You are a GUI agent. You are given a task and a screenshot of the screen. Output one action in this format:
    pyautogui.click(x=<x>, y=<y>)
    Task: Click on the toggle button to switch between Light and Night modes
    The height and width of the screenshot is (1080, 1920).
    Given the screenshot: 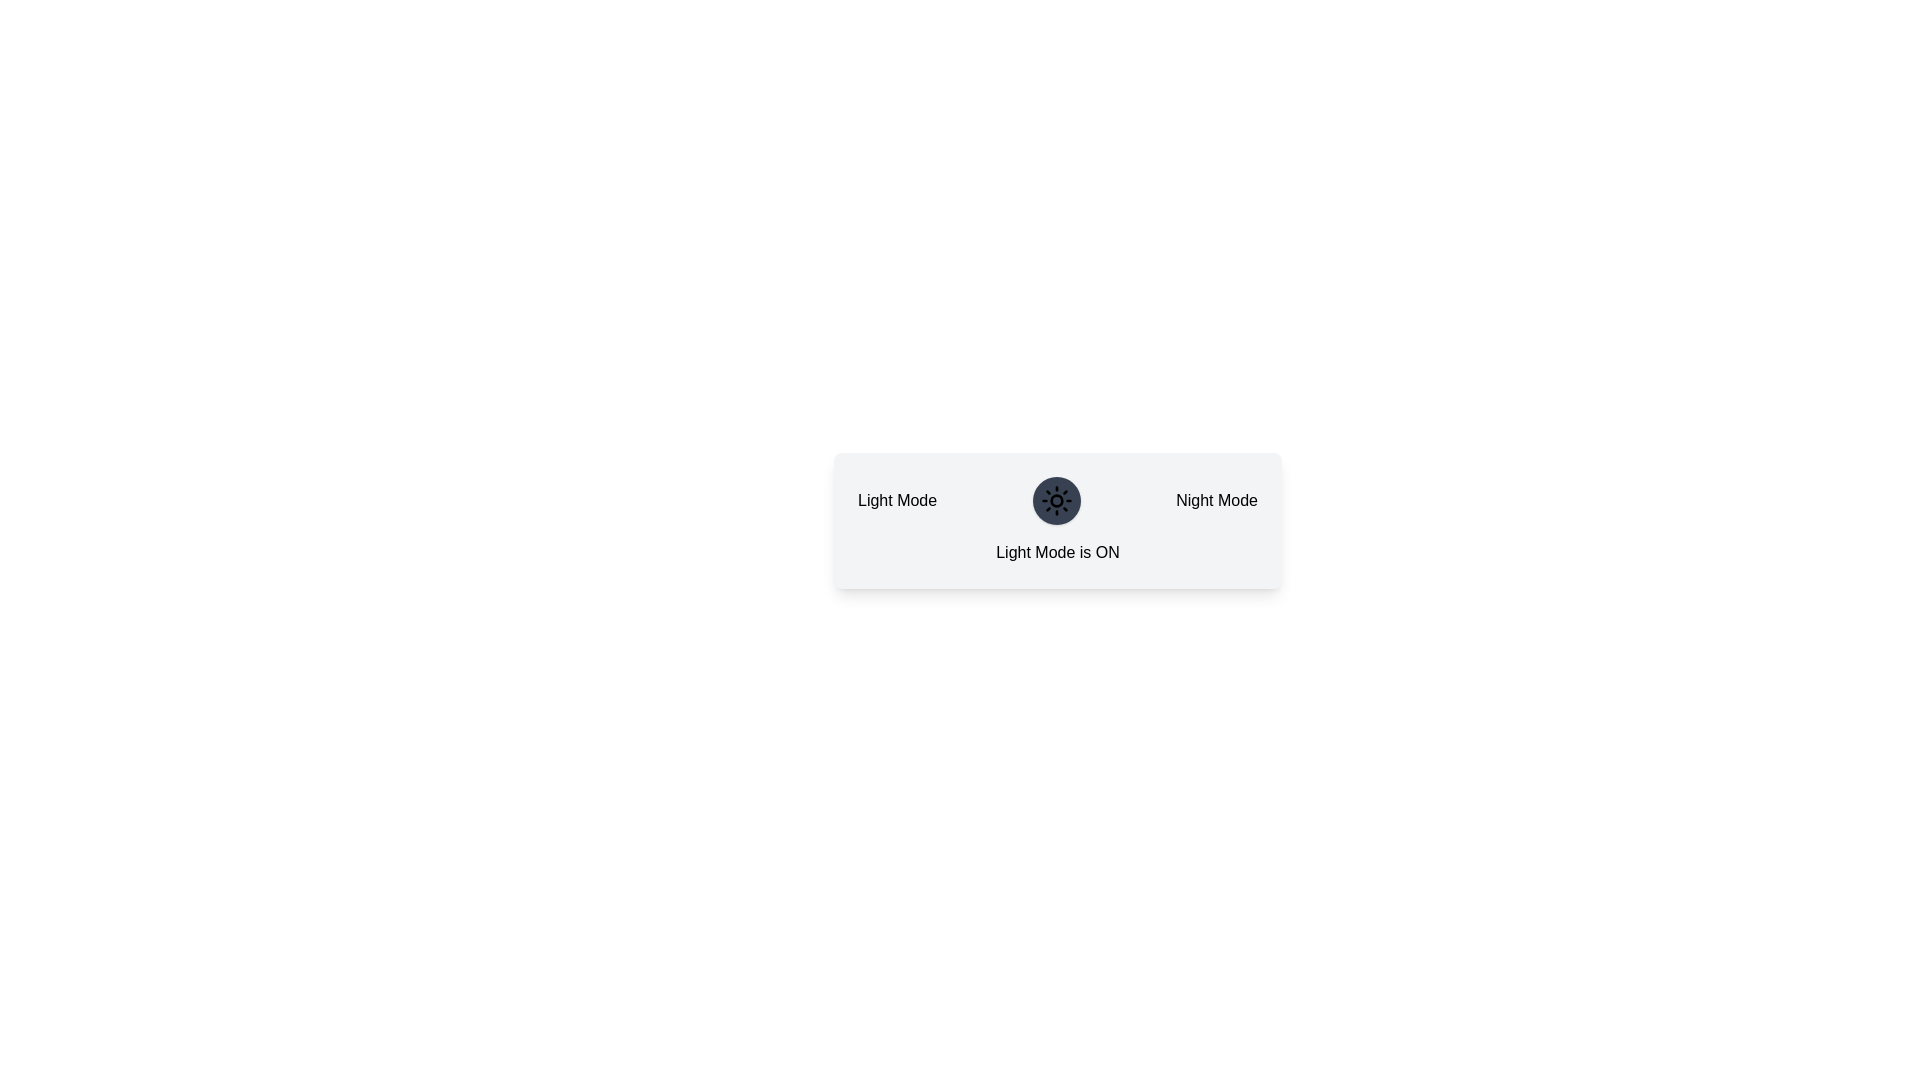 What is the action you would take?
    pyautogui.click(x=1055, y=500)
    